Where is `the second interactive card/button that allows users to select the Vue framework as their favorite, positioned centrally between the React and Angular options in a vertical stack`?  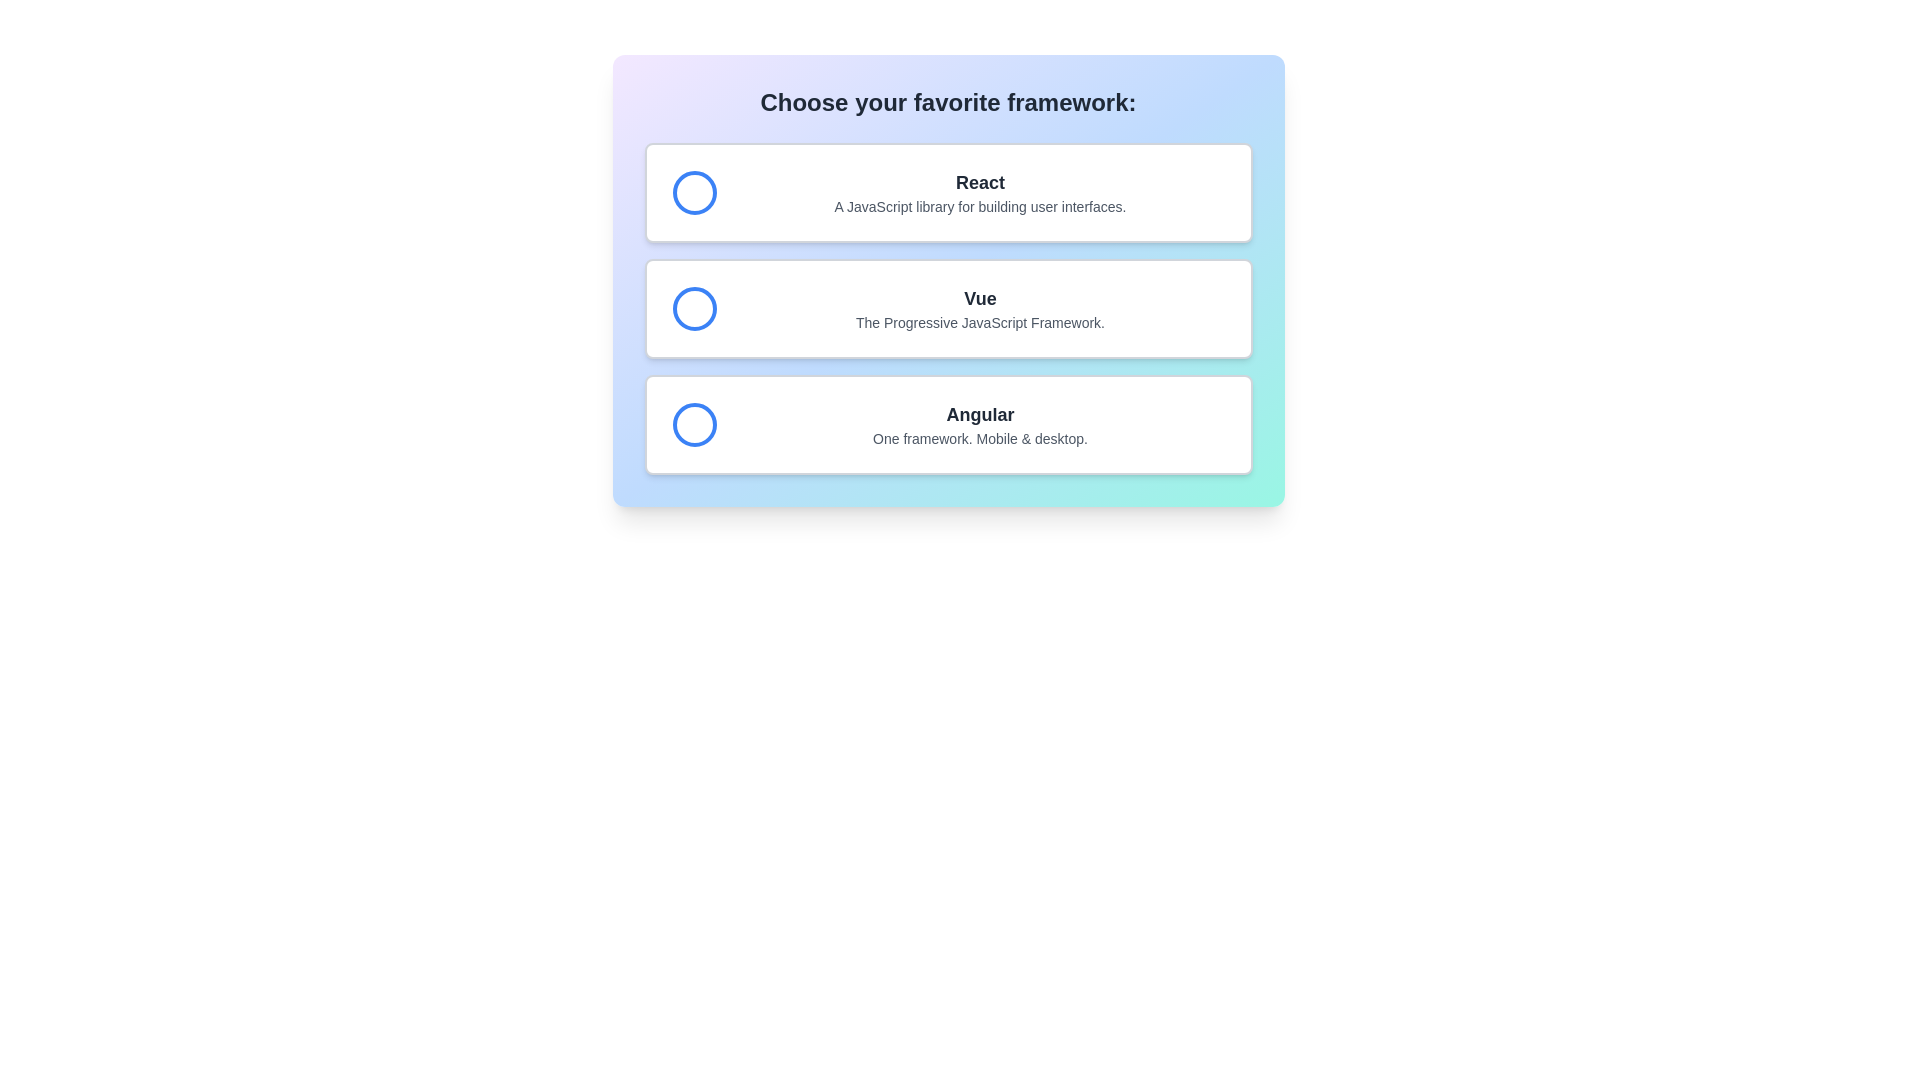 the second interactive card/button that allows users to select the Vue framework as their favorite, positioned centrally between the React and Angular options in a vertical stack is located at coordinates (947, 281).